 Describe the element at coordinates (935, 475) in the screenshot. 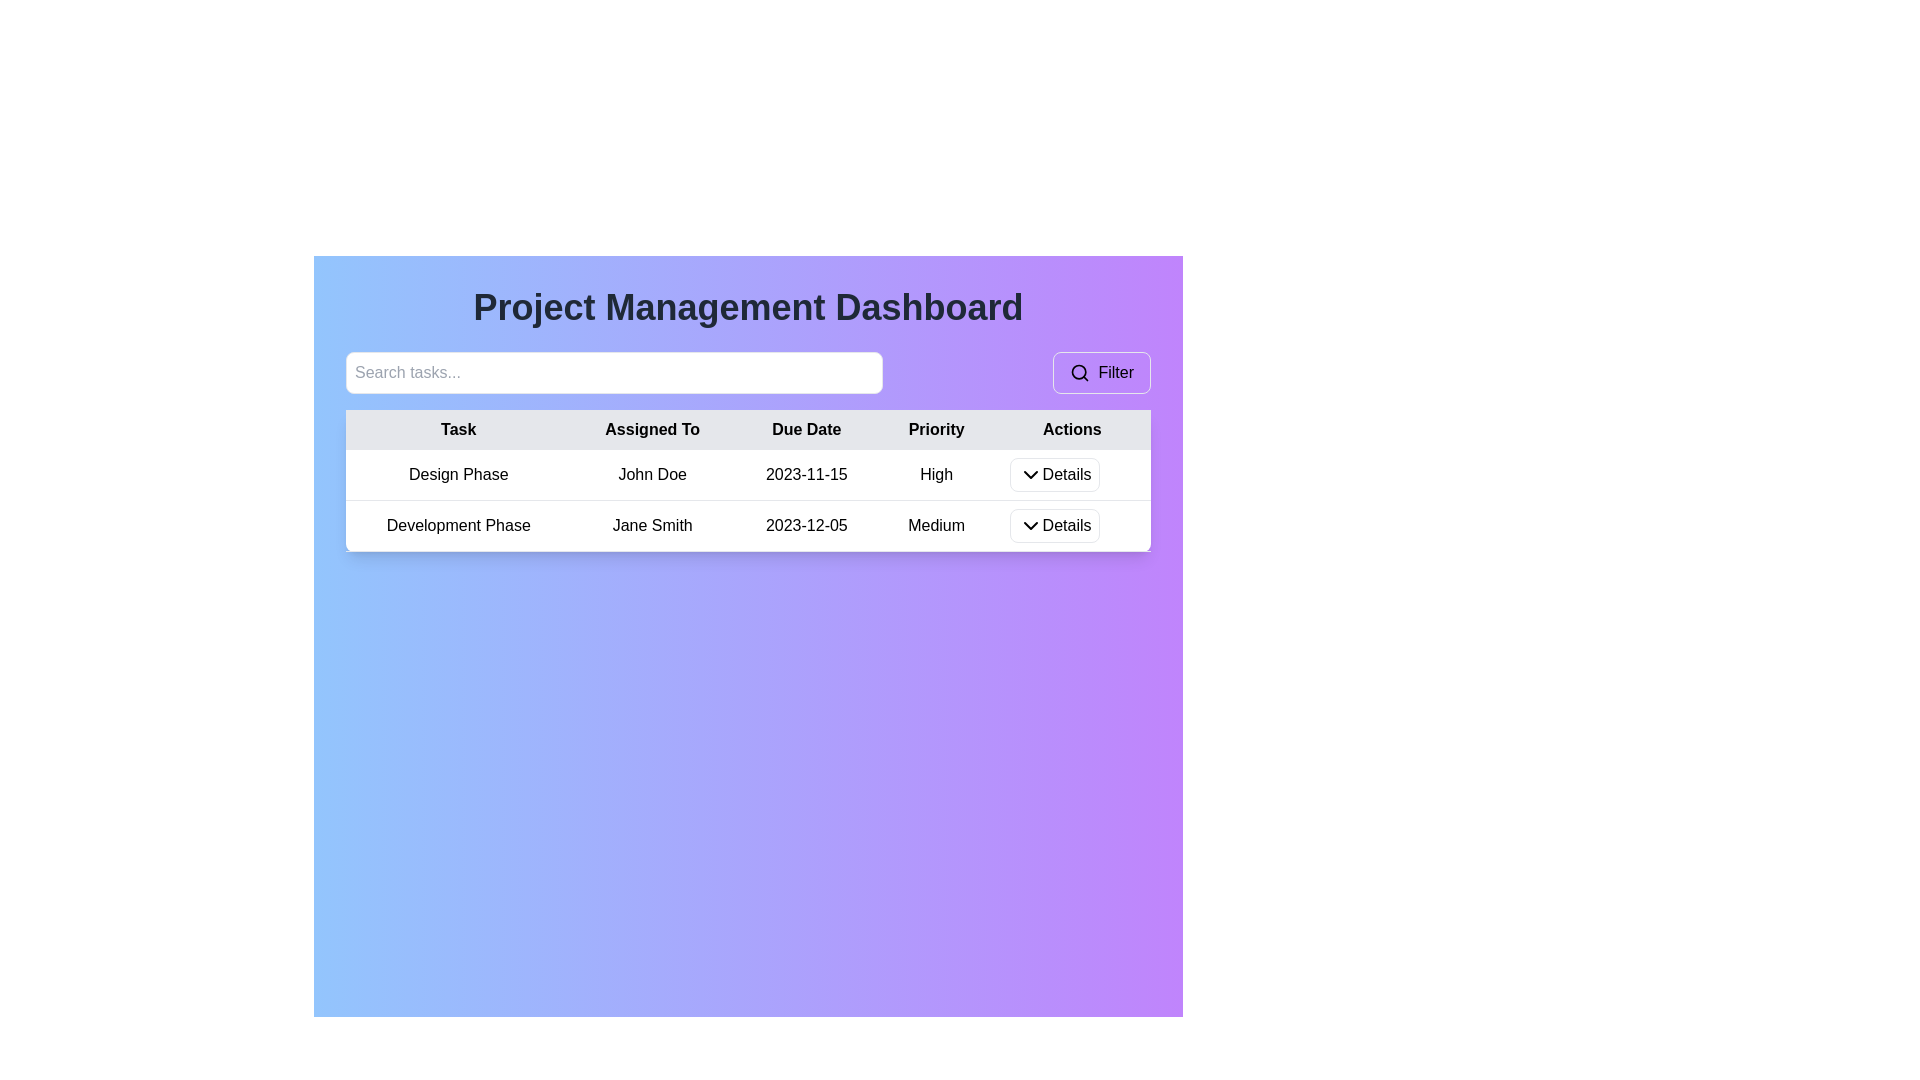

I see `the static text component labeled 'High' in the 'Priority' column of the first row in the 'Project Management Dashboard' table` at that location.